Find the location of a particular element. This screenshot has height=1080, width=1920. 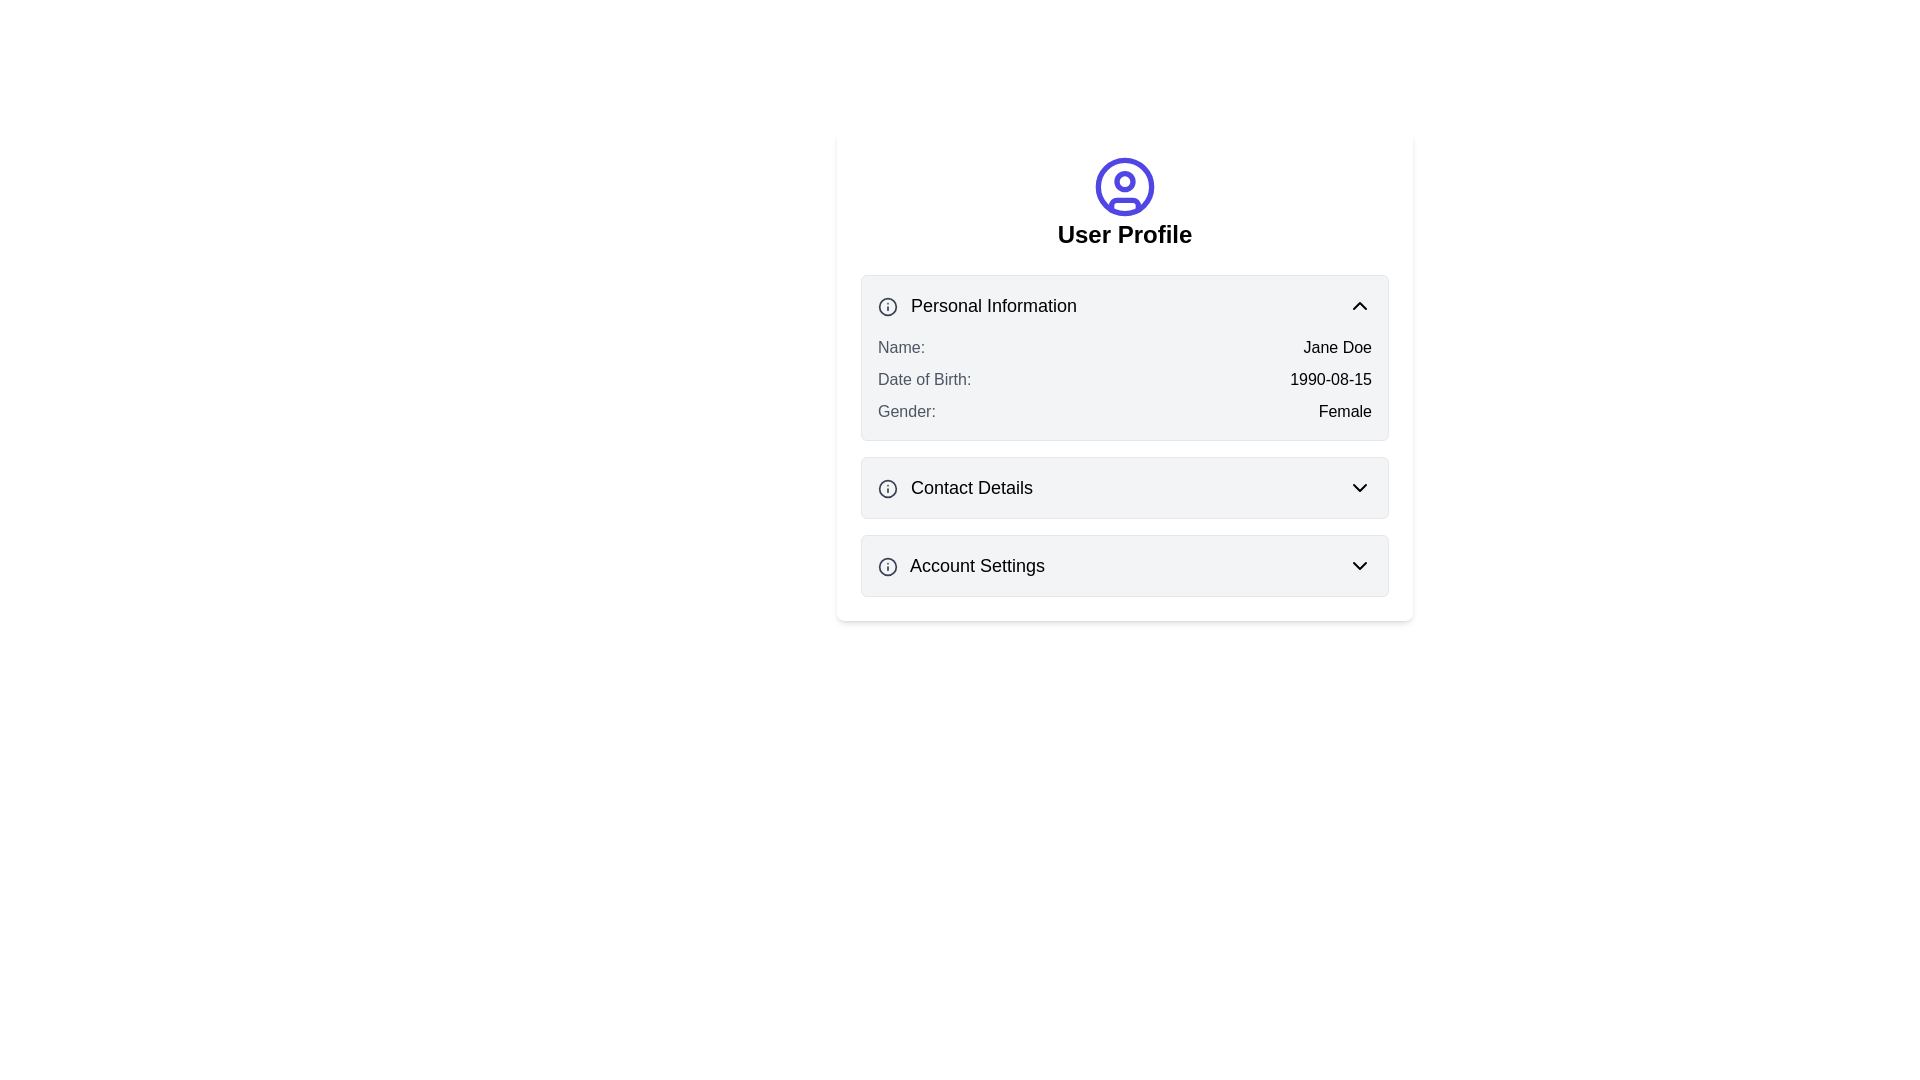

the small circular informational icon with a stylized 'i' symbol located at the leftmost side of the 'Personal Information' header, adjacent to the accompanying text label is located at coordinates (887, 307).